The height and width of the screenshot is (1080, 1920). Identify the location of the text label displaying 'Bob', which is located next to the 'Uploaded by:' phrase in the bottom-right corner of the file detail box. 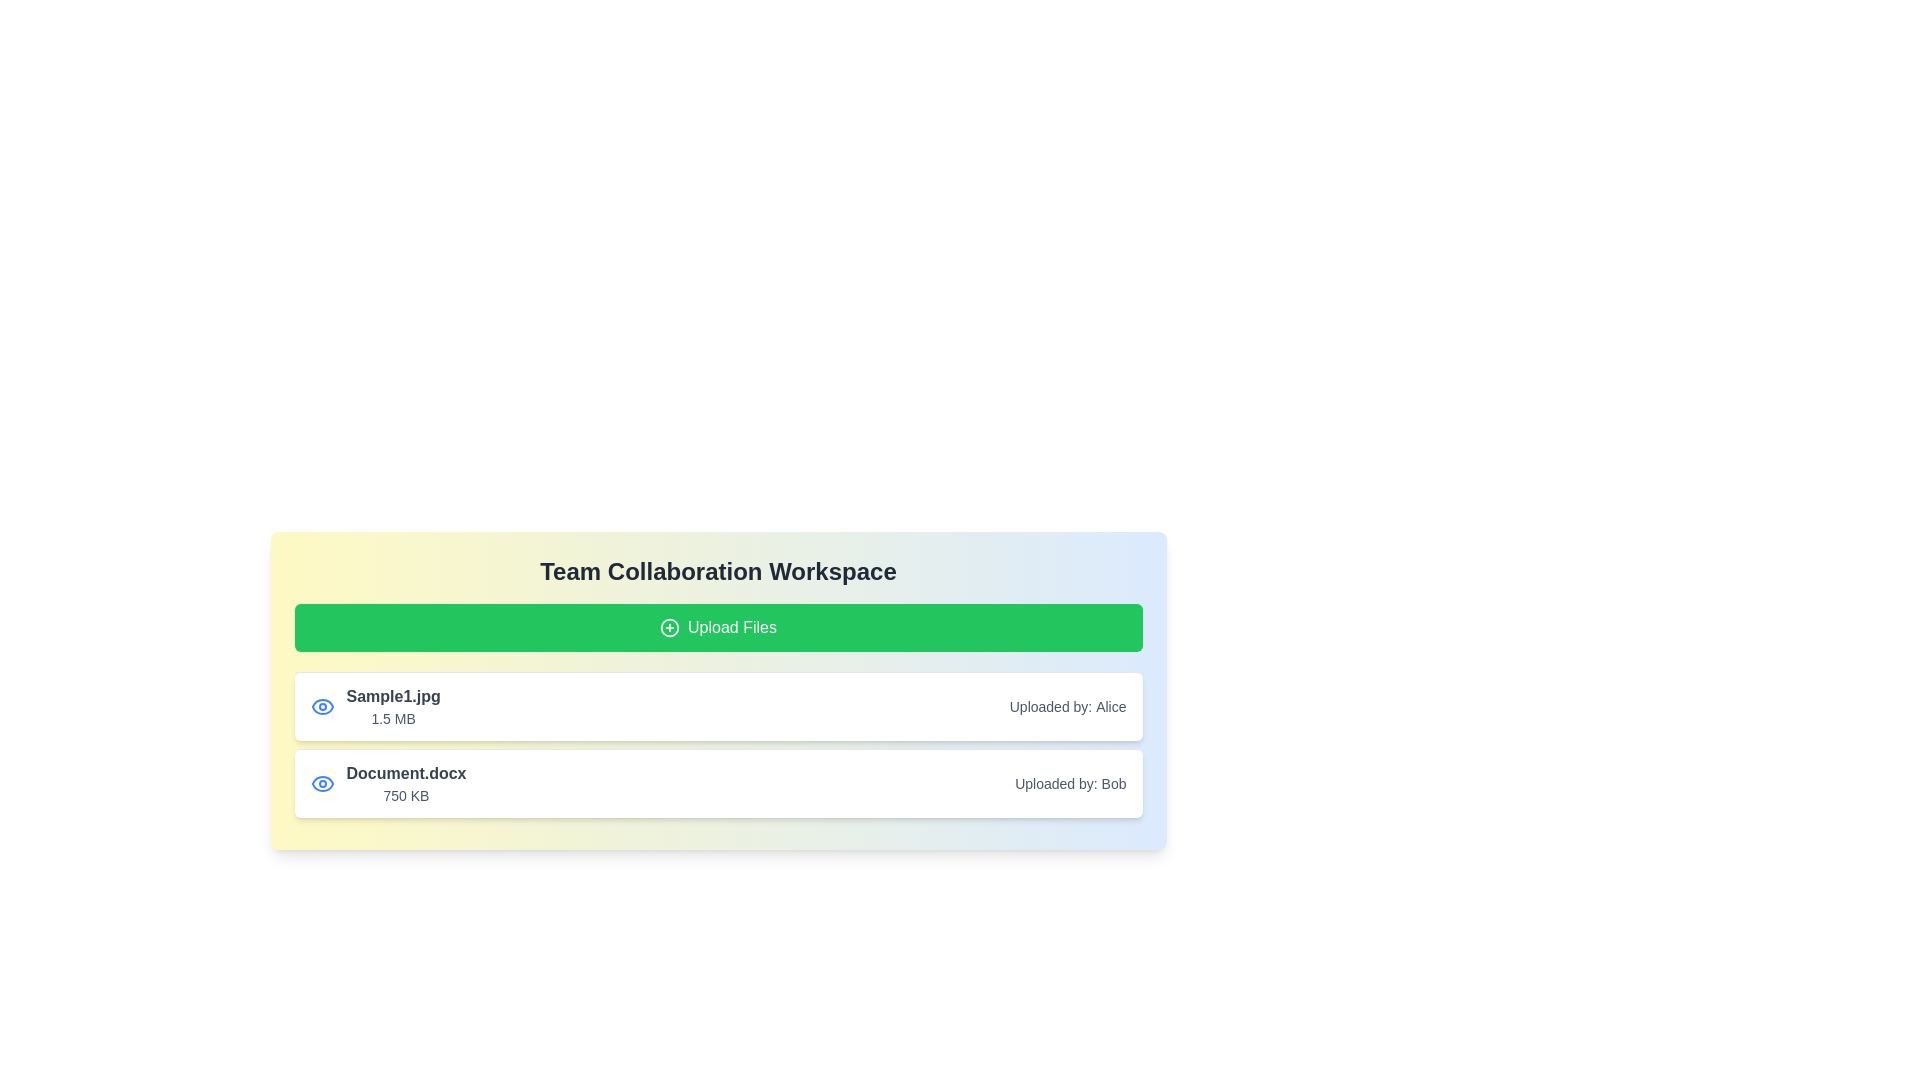
(1112, 782).